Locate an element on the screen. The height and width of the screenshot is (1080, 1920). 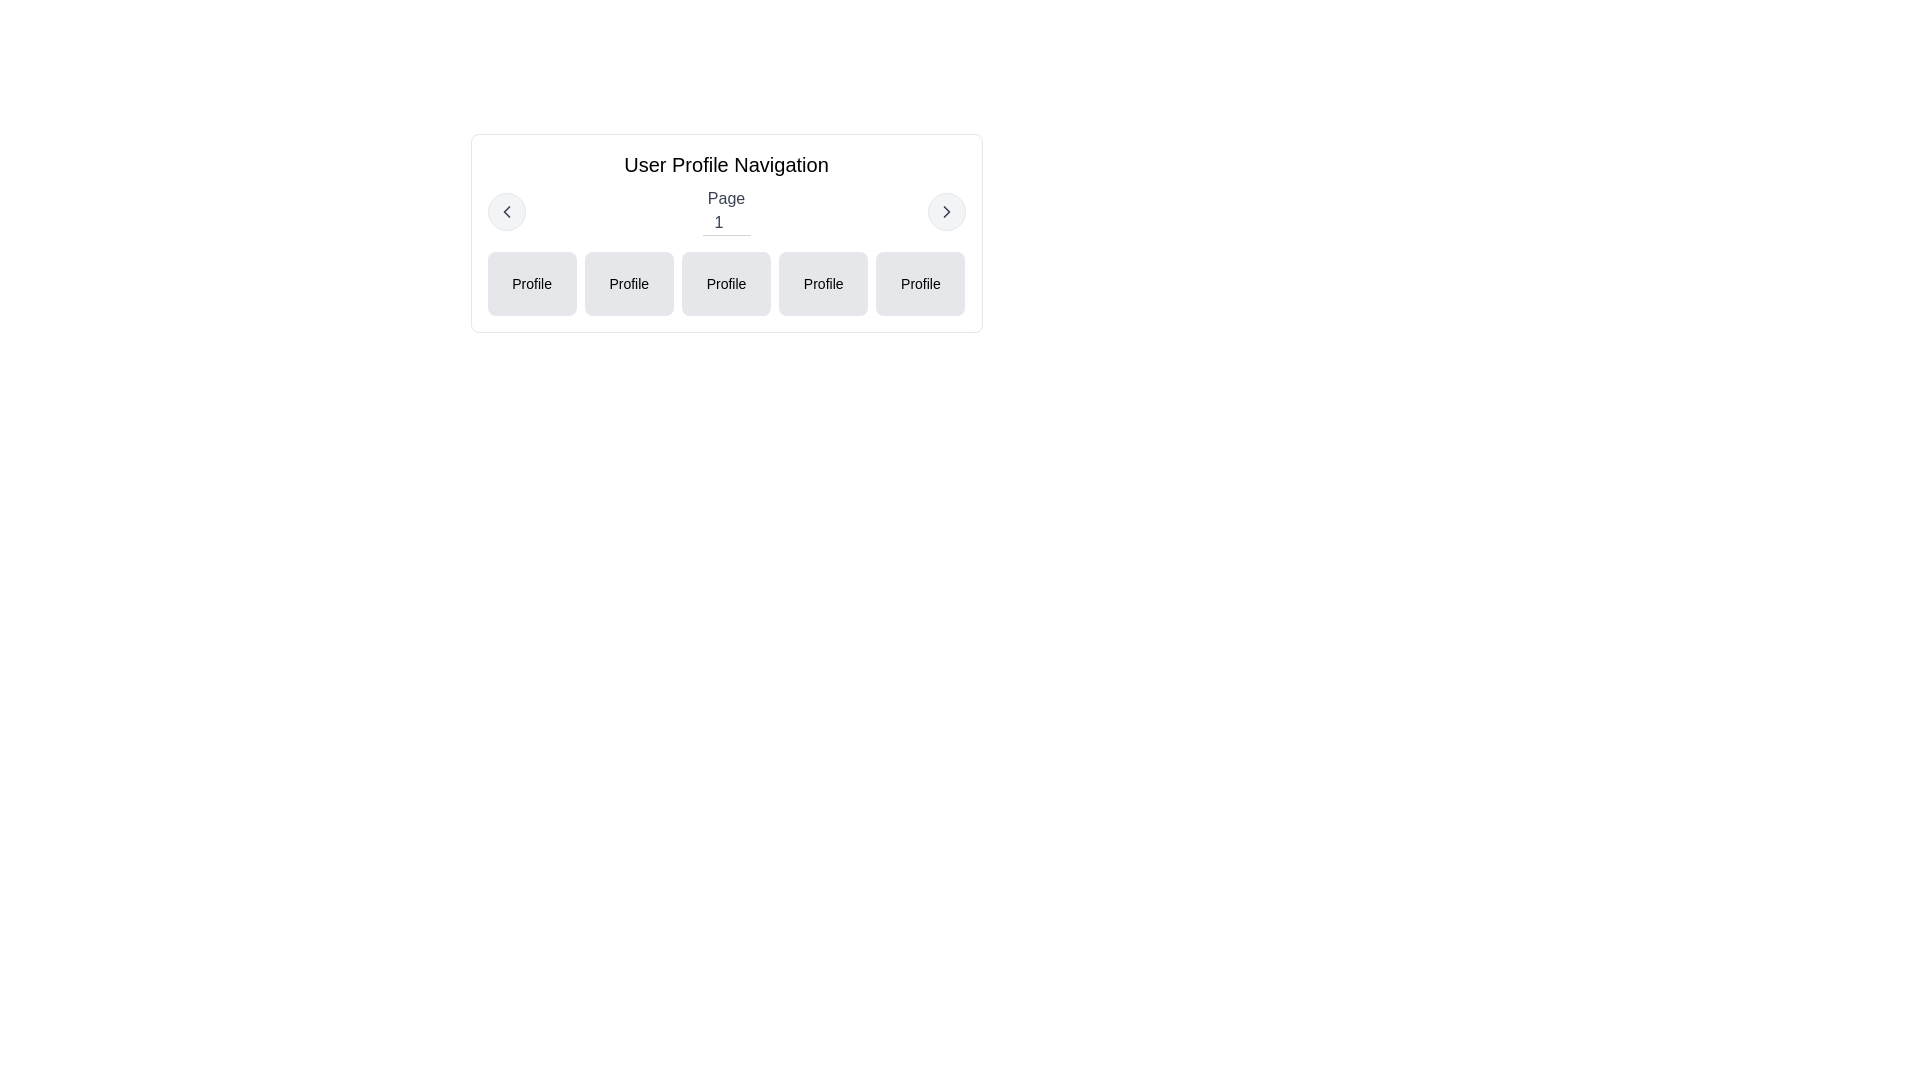
the pagination indicator displaying 'Page 1', which is centrally located between the navigation buttons is located at coordinates (725, 211).